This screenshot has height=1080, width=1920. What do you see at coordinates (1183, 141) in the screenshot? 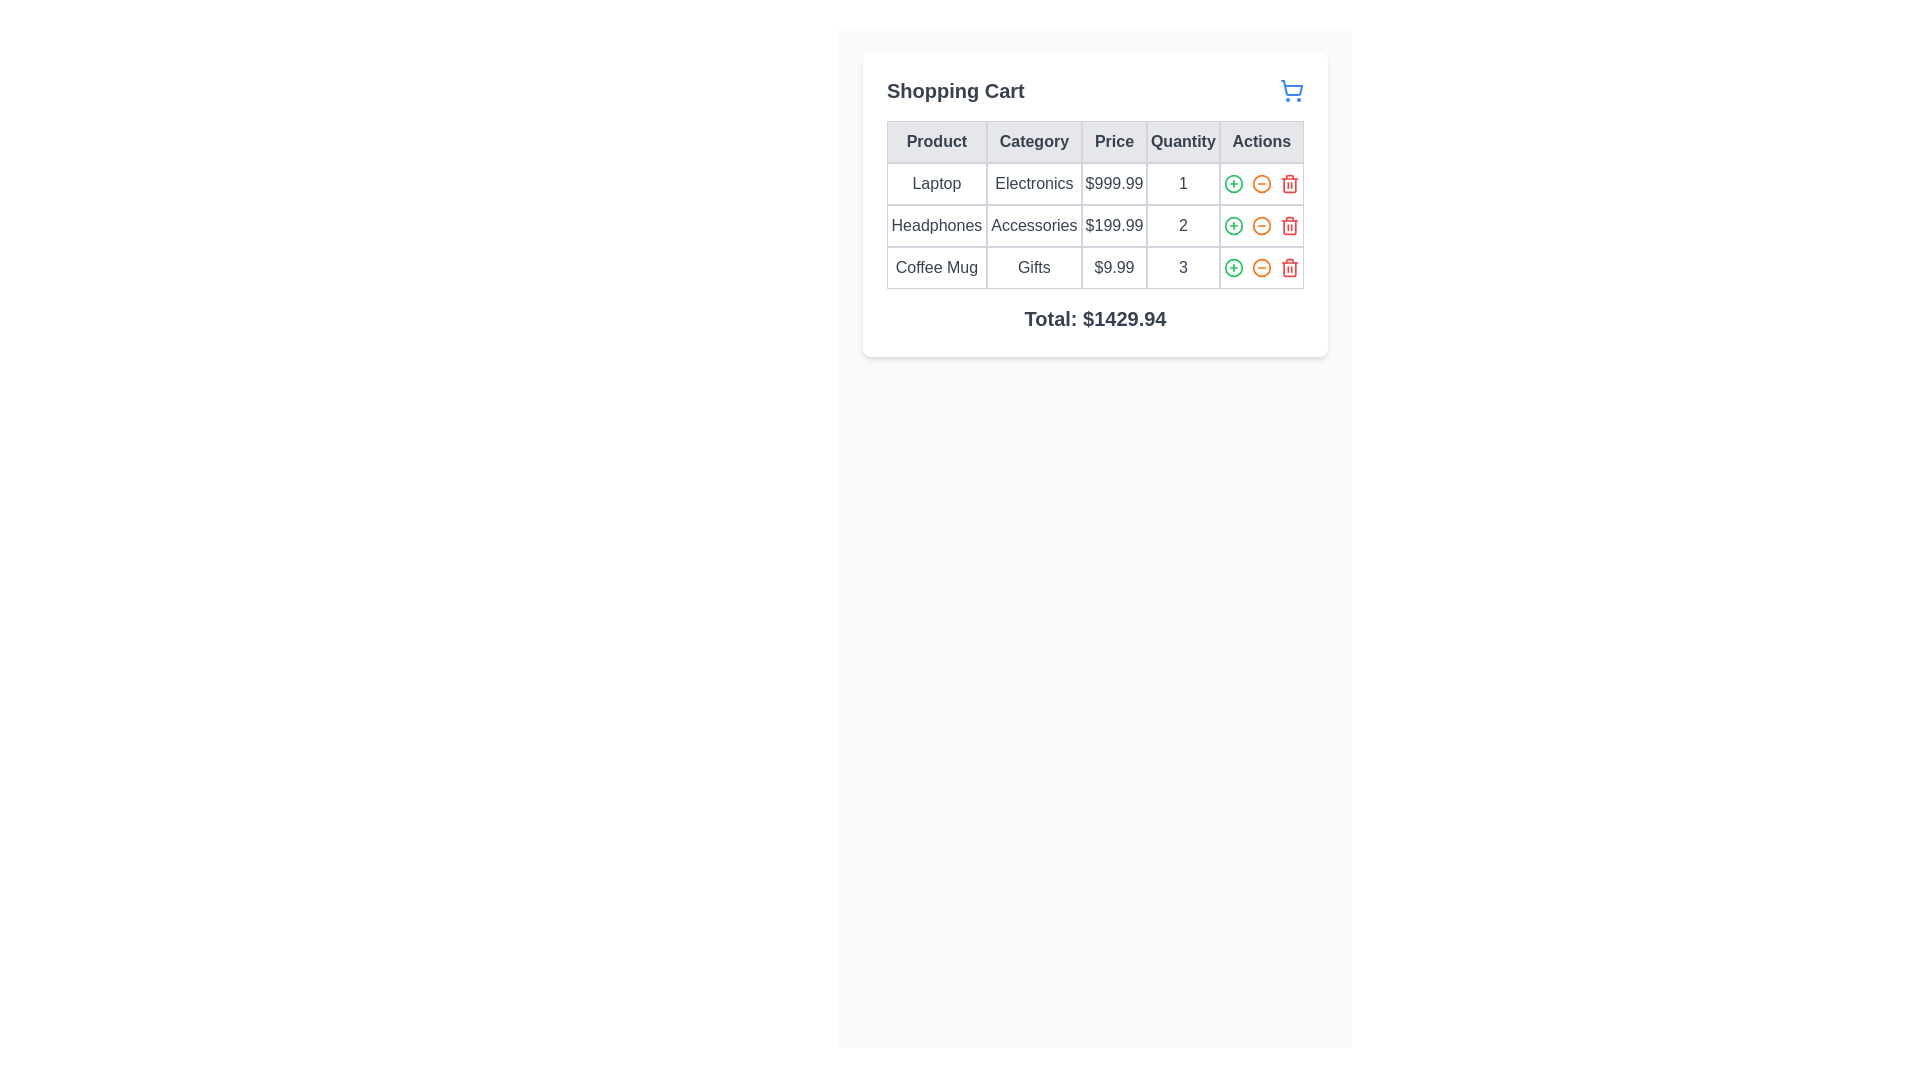
I see `the 'Quantity' label in the 'Shopping Cart' table, which is the fourth column header following 'Product', 'Category', and 'Price'` at bounding box center [1183, 141].